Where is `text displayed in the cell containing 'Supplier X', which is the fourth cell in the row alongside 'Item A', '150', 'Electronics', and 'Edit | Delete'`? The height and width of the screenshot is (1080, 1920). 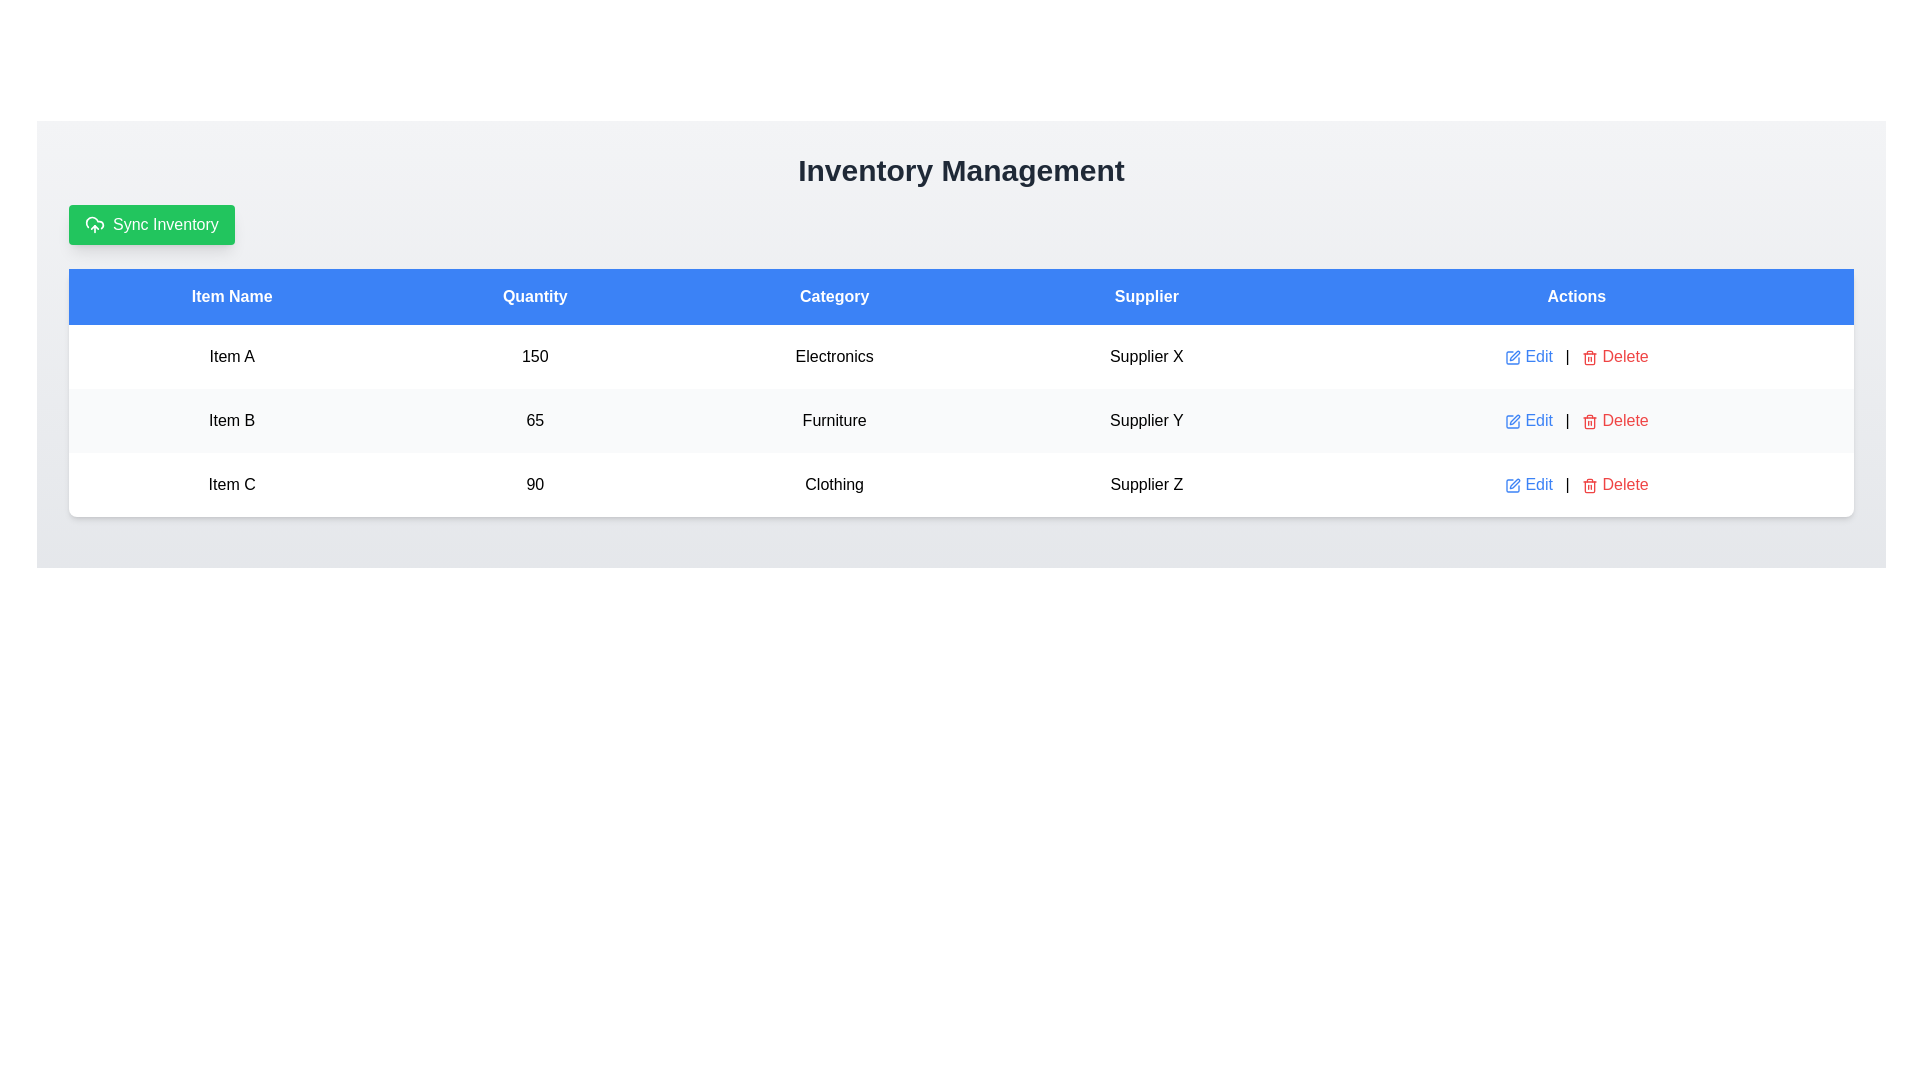
text displayed in the cell containing 'Supplier X', which is the fourth cell in the row alongside 'Item A', '150', 'Electronics', and 'Edit | Delete' is located at coordinates (1146, 356).